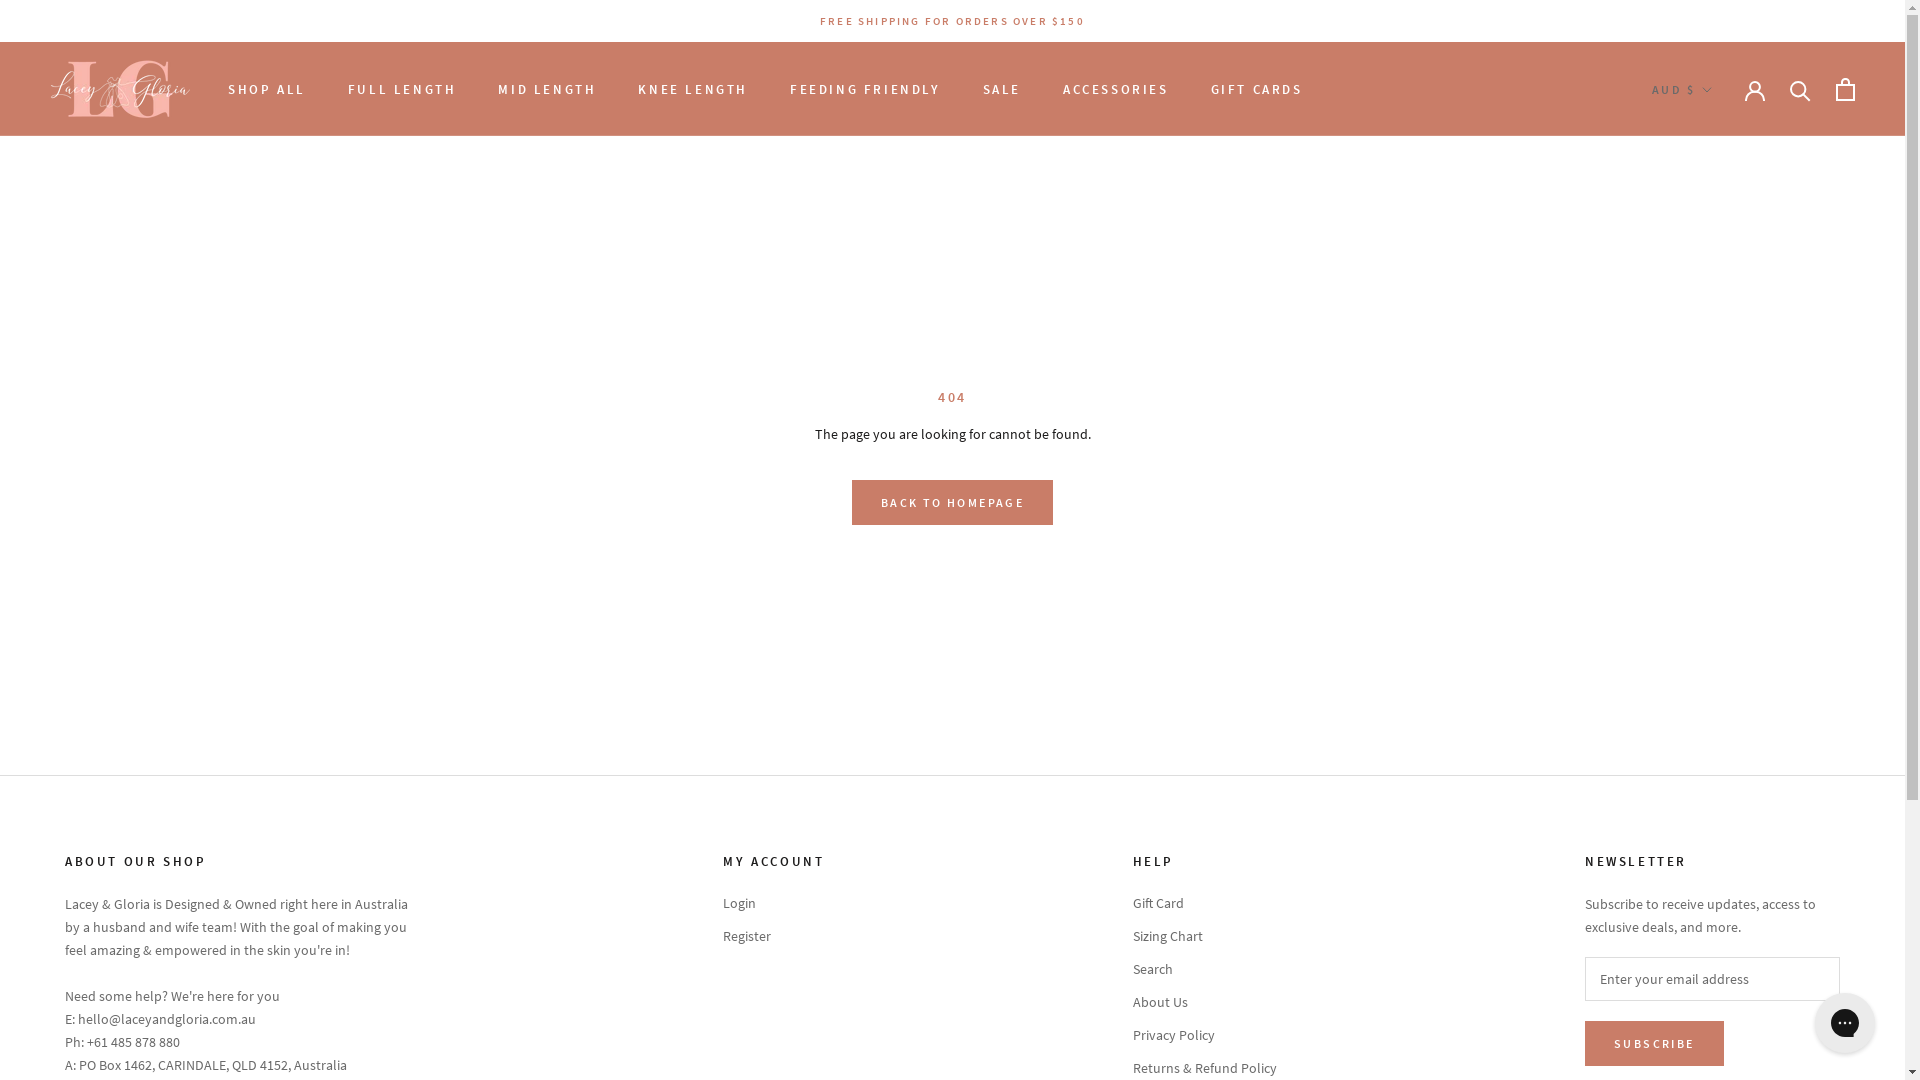  What do you see at coordinates (1203, 1067) in the screenshot?
I see `'Returns & Refund Policy'` at bounding box center [1203, 1067].